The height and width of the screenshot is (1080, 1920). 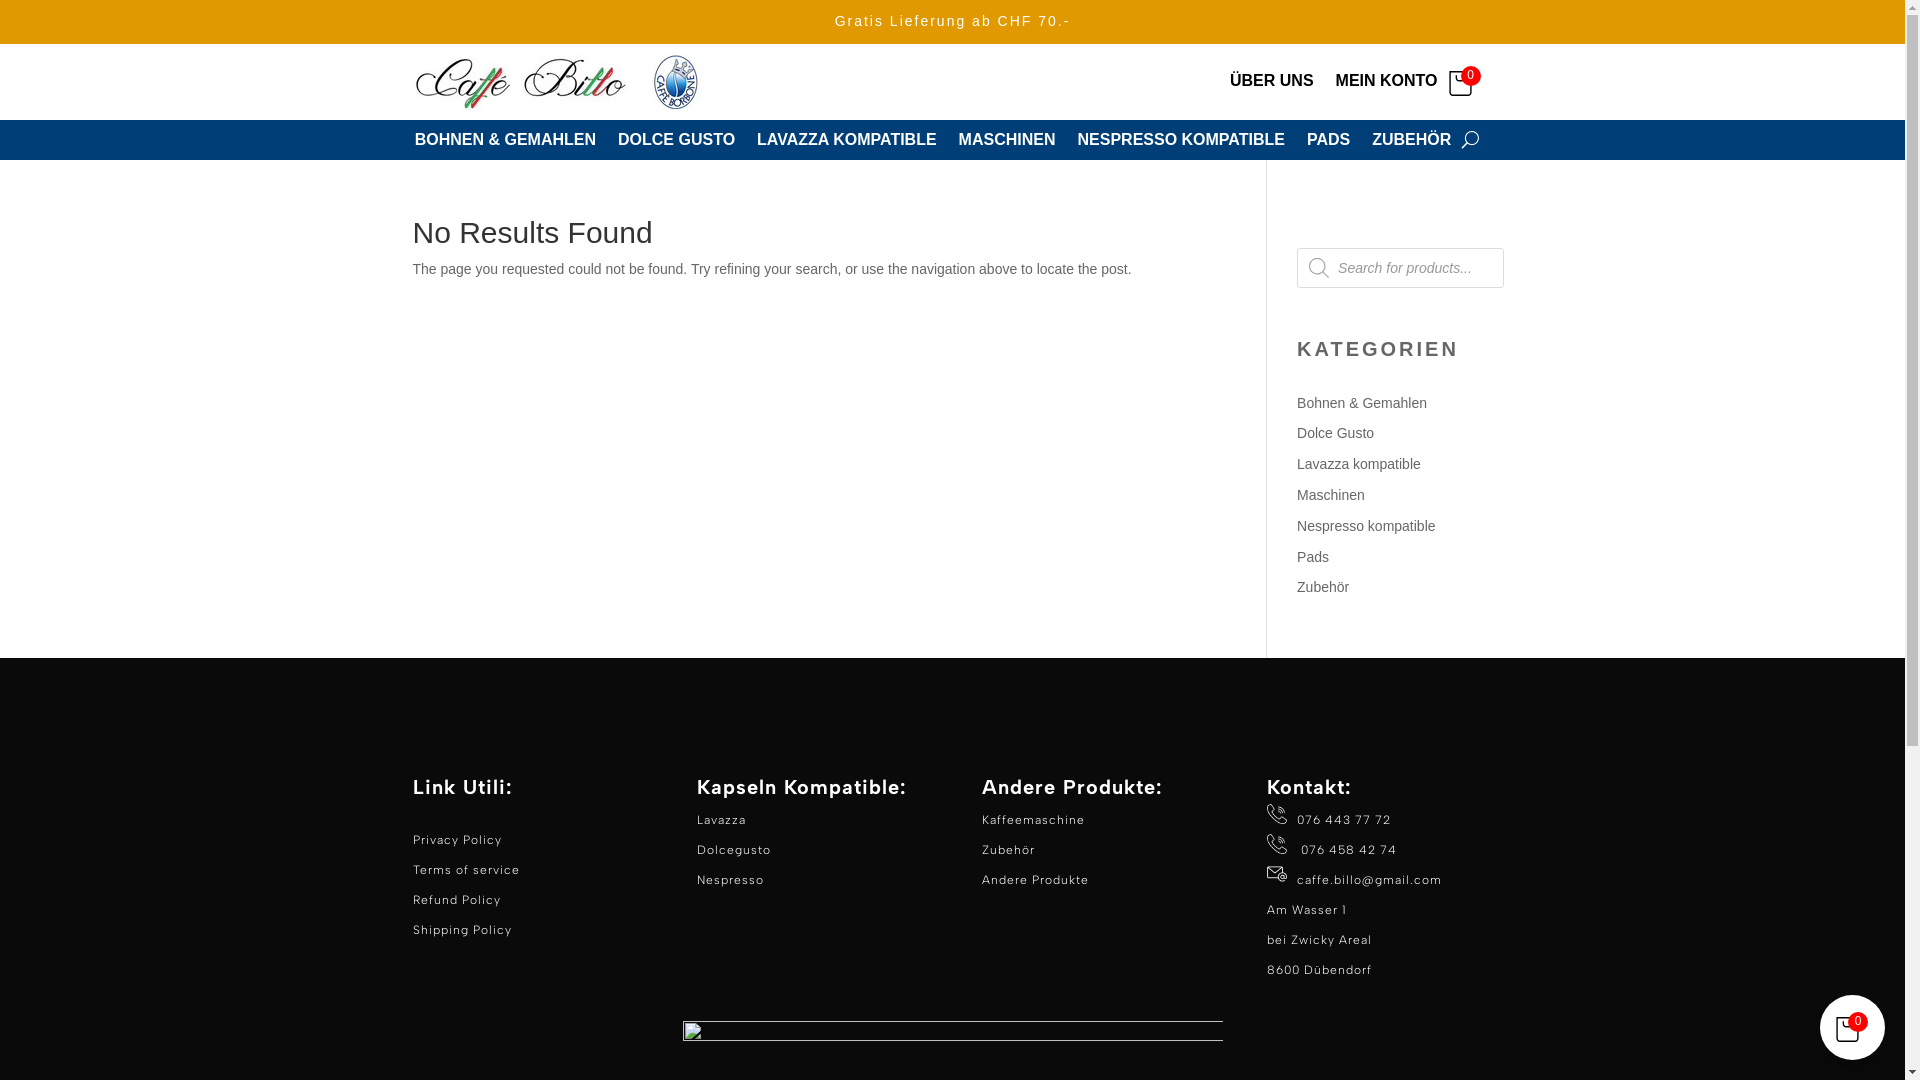 What do you see at coordinates (982, 878) in the screenshot?
I see `'Andere Produkte'` at bounding box center [982, 878].